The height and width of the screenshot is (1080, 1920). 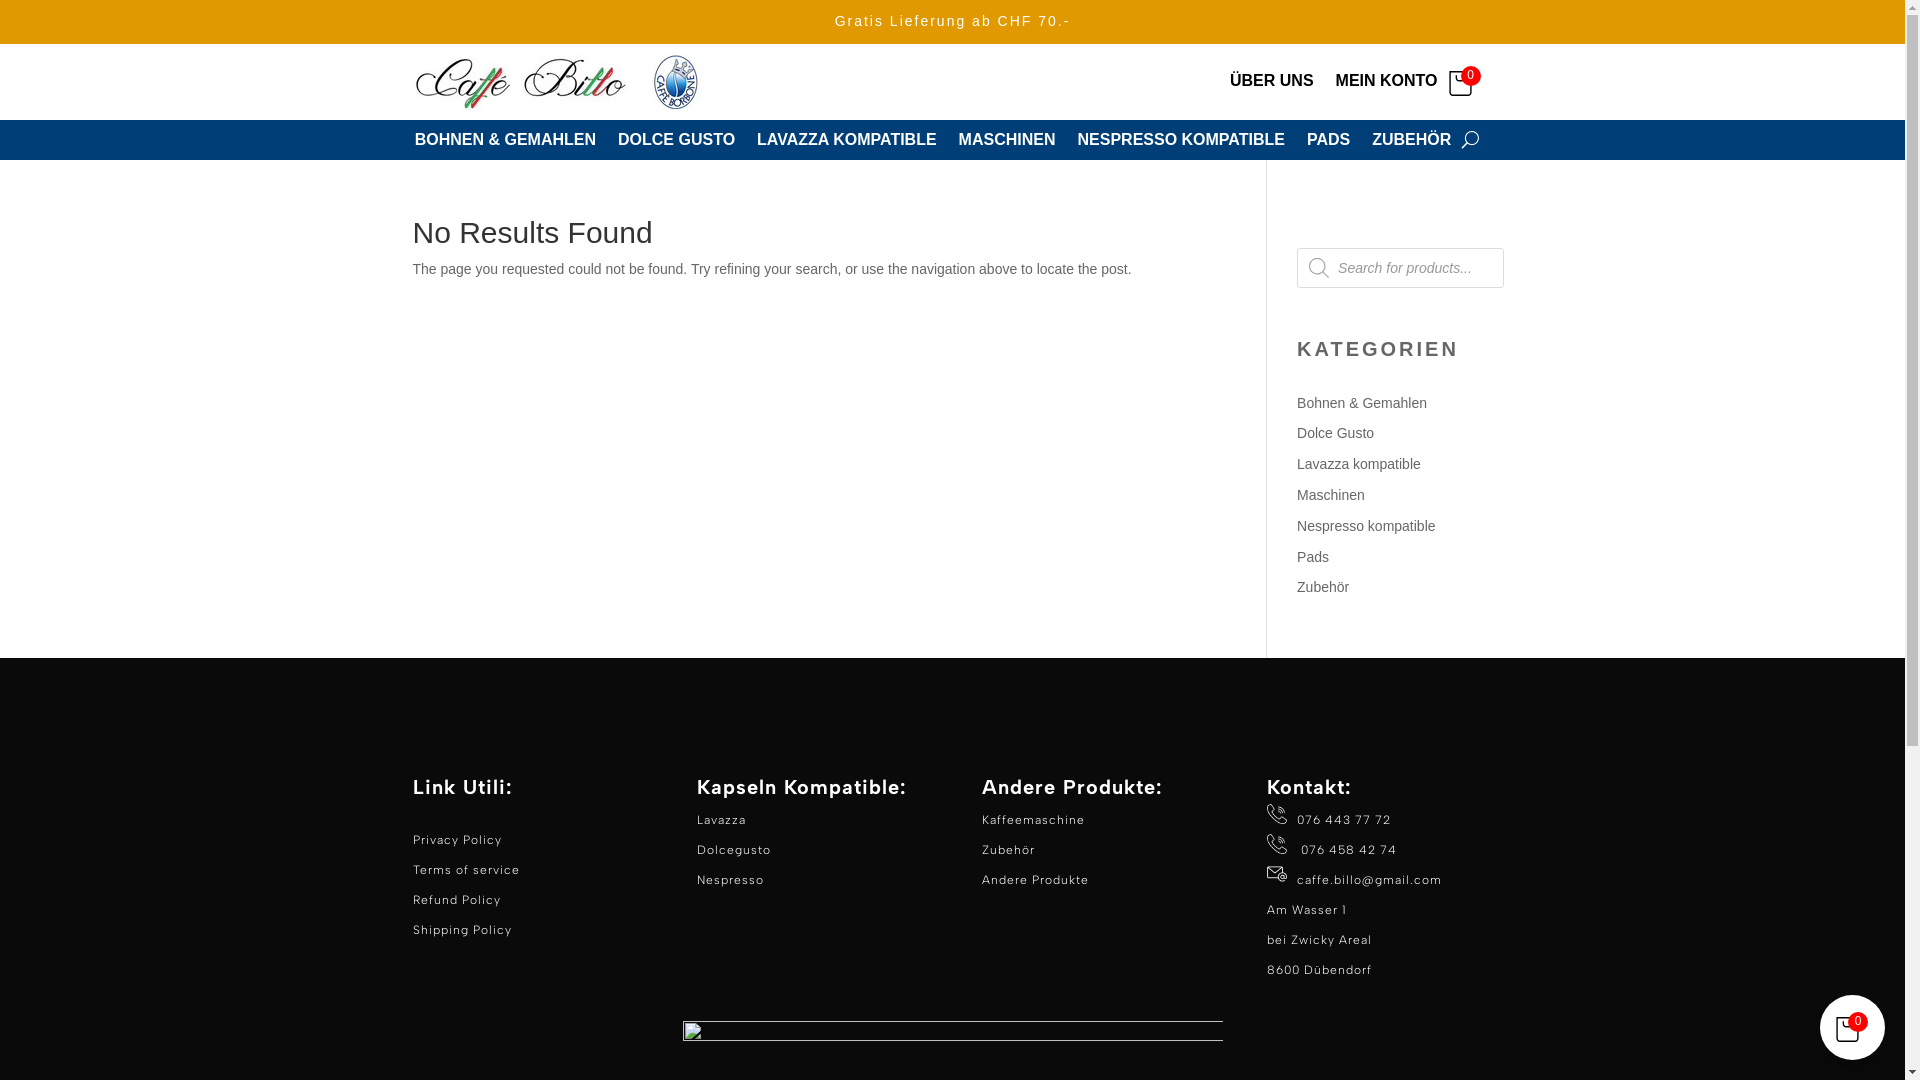 What do you see at coordinates (982, 878) in the screenshot?
I see `'Andere Produkte'` at bounding box center [982, 878].